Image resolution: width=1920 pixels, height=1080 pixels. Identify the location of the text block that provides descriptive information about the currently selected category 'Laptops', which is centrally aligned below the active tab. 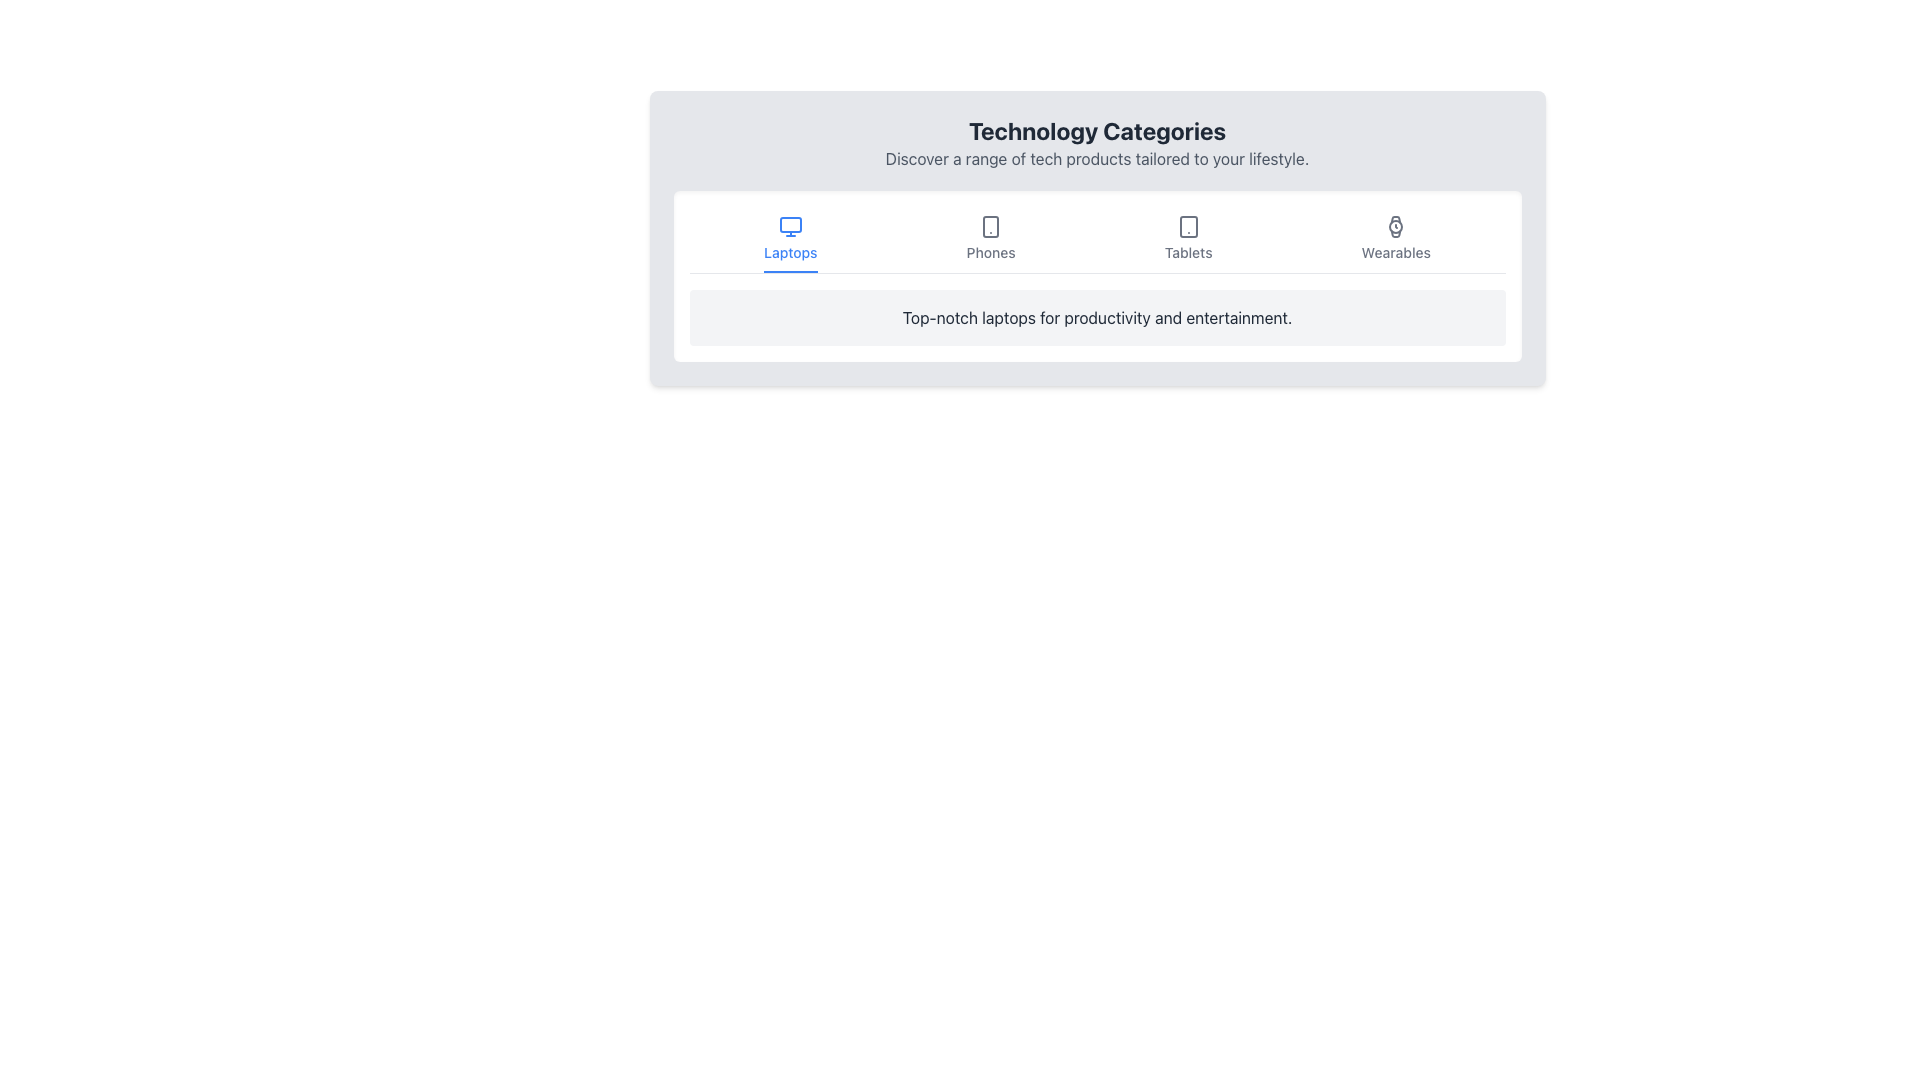
(1096, 316).